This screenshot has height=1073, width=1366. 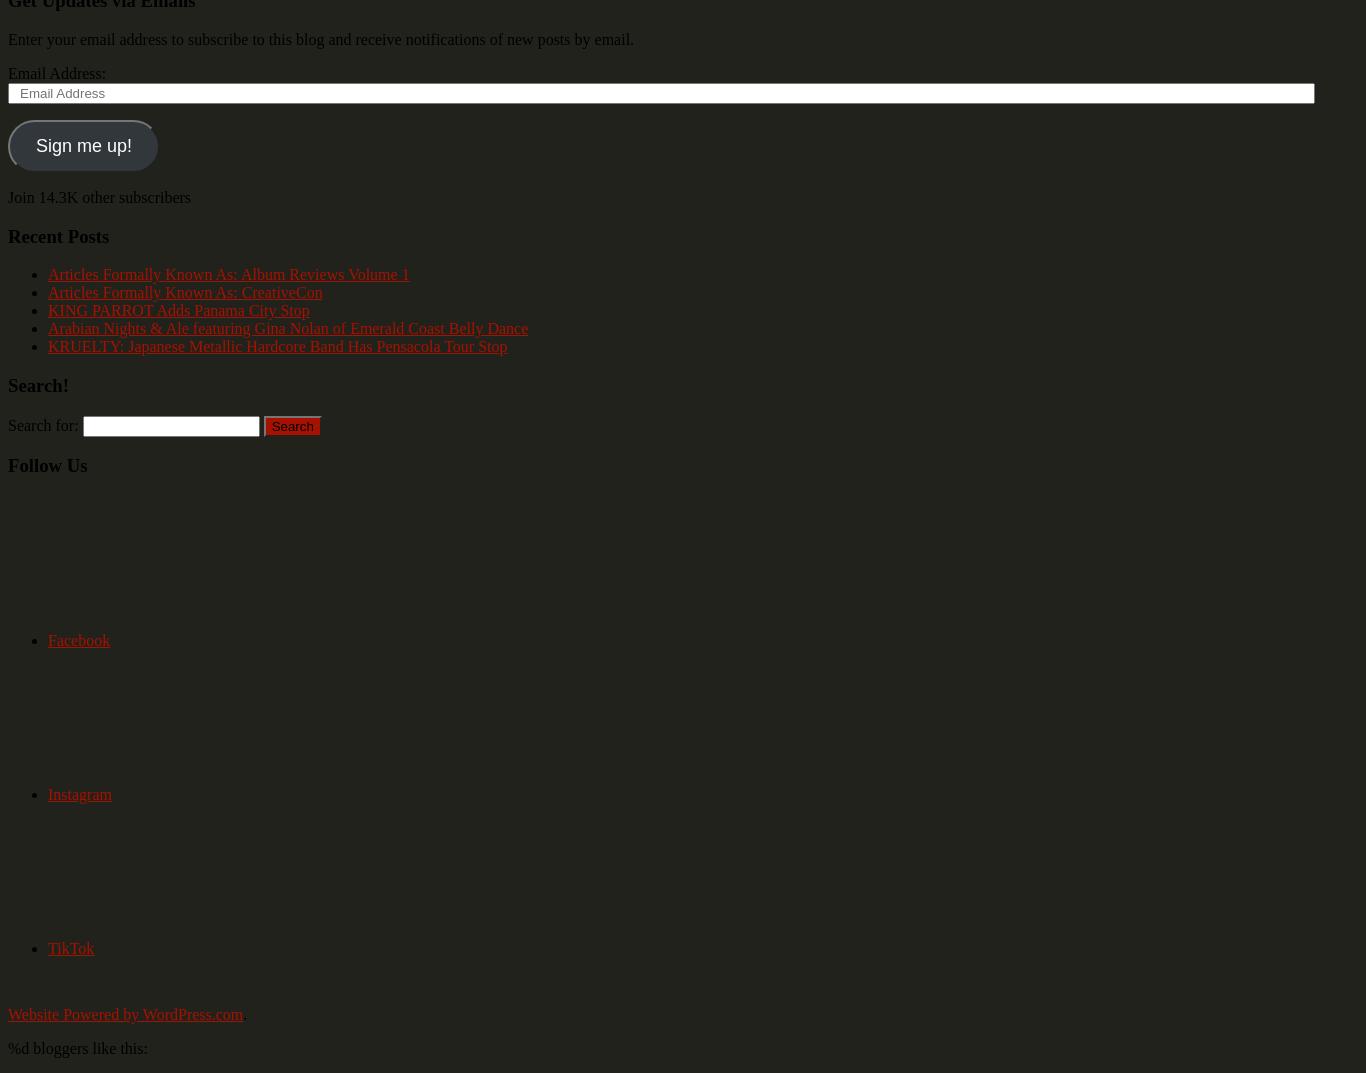 I want to click on 'Facebook', so click(x=78, y=639).